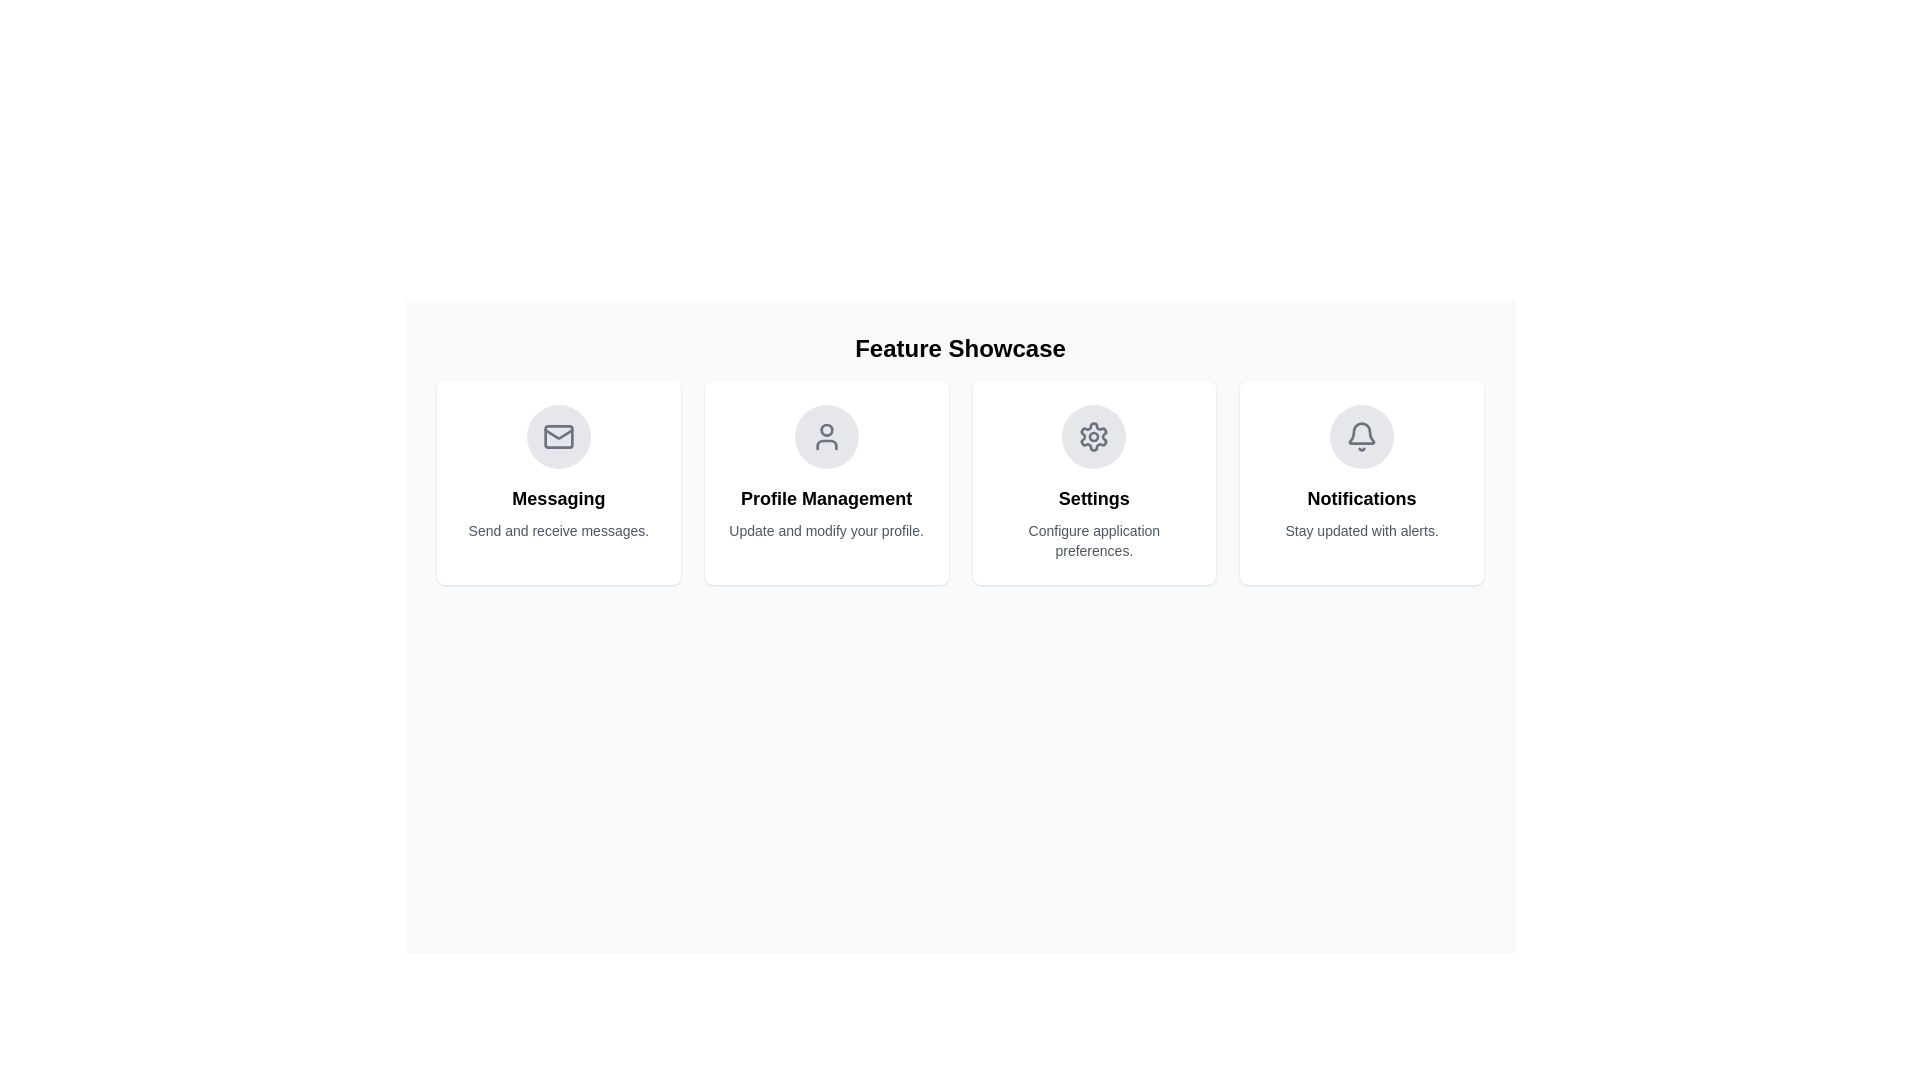 The height and width of the screenshot is (1080, 1920). What do you see at coordinates (1361, 435) in the screenshot?
I see `the bell icon, which is a minimalistic gray stroke circular outline located on the upper section of the Notifications feature card, the fourth card in the Feature Showcase layout` at bounding box center [1361, 435].